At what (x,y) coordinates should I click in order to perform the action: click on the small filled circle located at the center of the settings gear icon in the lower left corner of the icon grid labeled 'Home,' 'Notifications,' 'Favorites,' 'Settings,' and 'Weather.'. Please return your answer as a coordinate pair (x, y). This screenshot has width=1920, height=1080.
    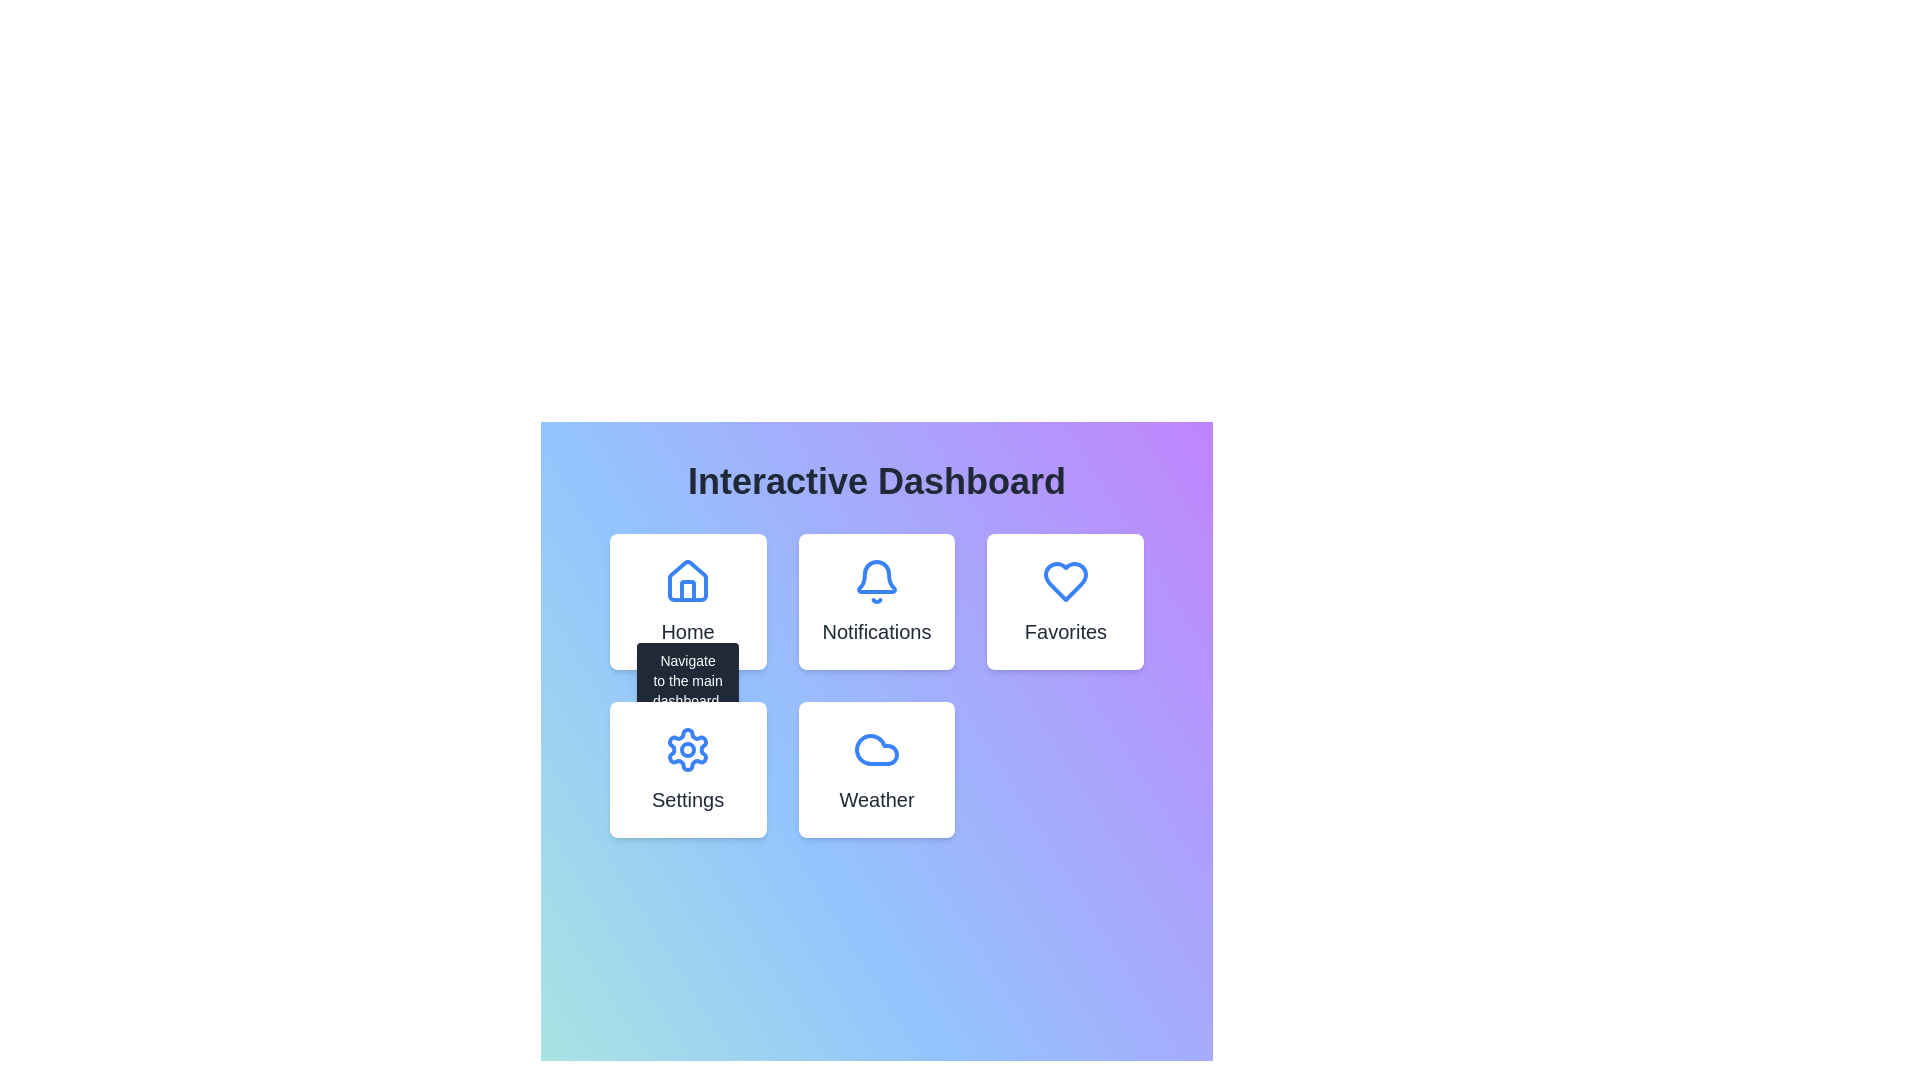
    Looking at the image, I should click on (688, 749).